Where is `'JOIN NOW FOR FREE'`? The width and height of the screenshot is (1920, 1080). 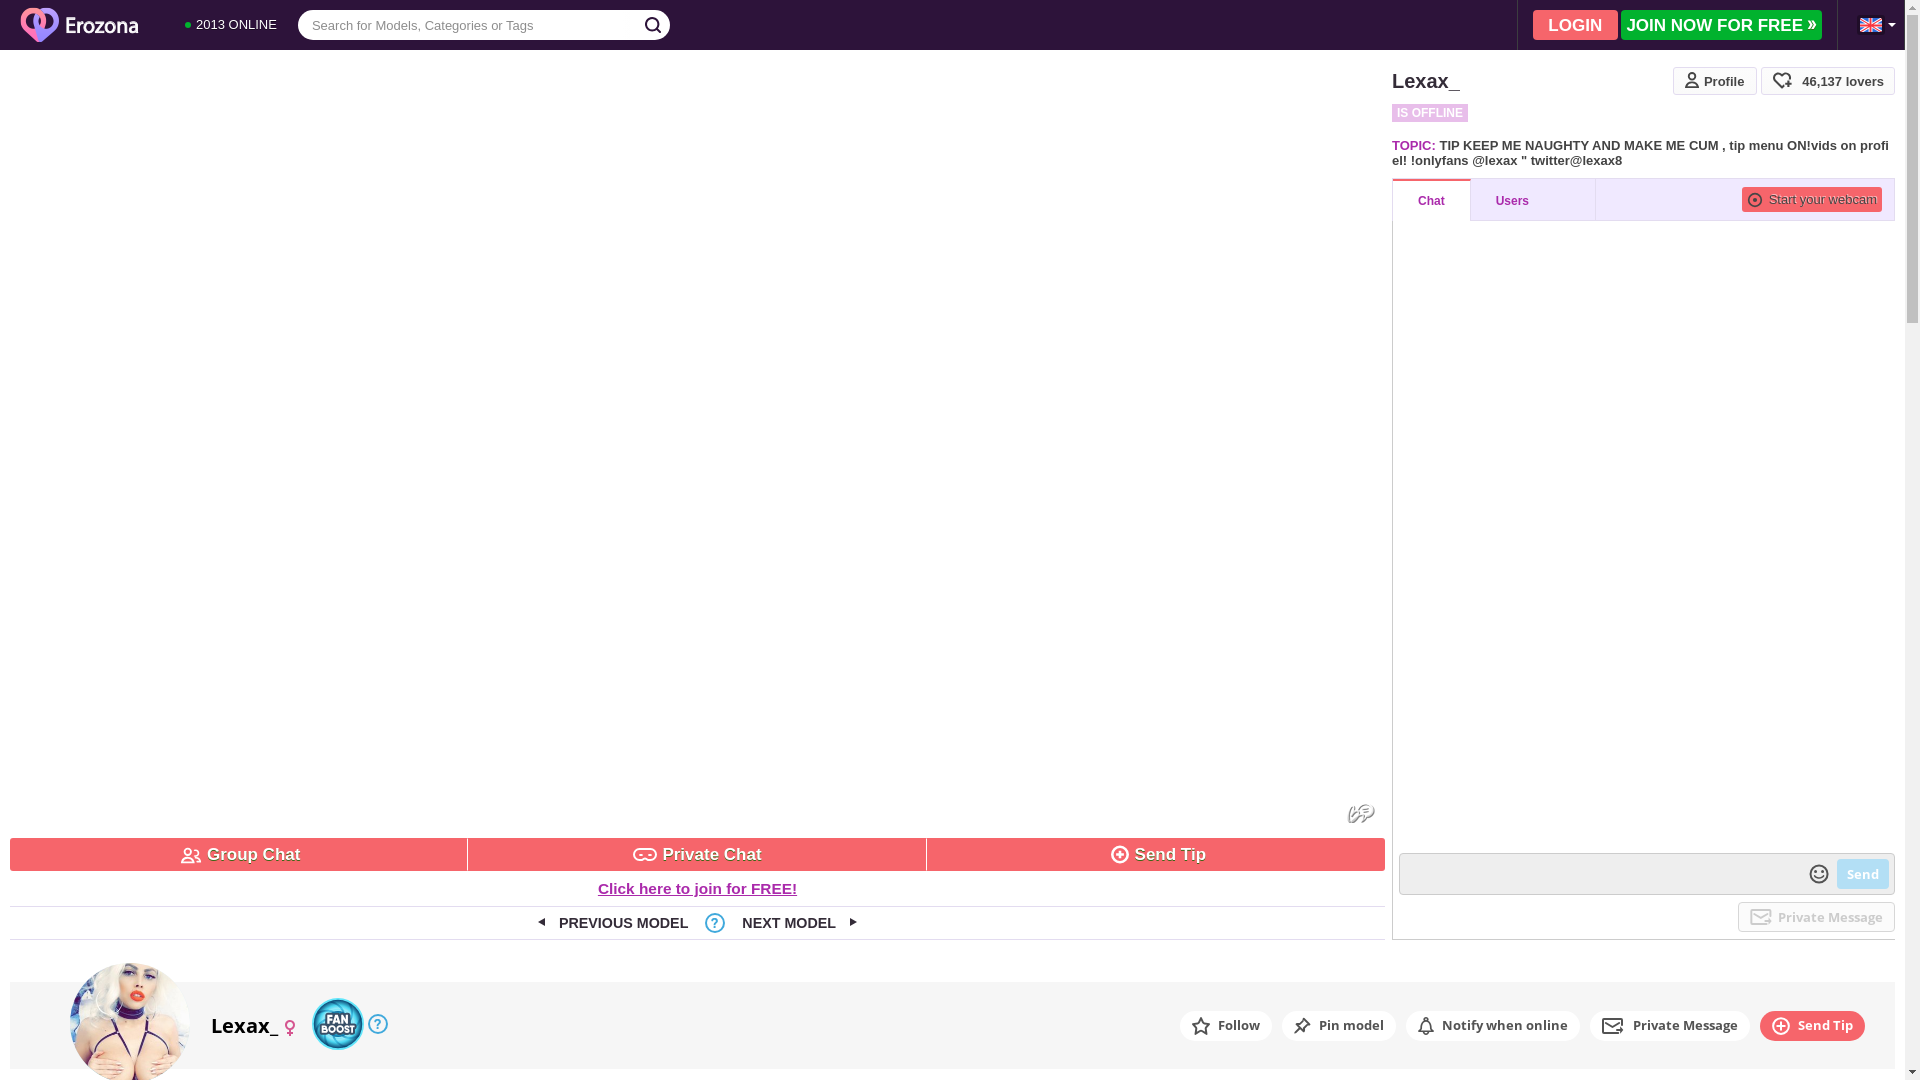
'JOIN NOW FOR FREE' is located at coordinates (1720, 24).